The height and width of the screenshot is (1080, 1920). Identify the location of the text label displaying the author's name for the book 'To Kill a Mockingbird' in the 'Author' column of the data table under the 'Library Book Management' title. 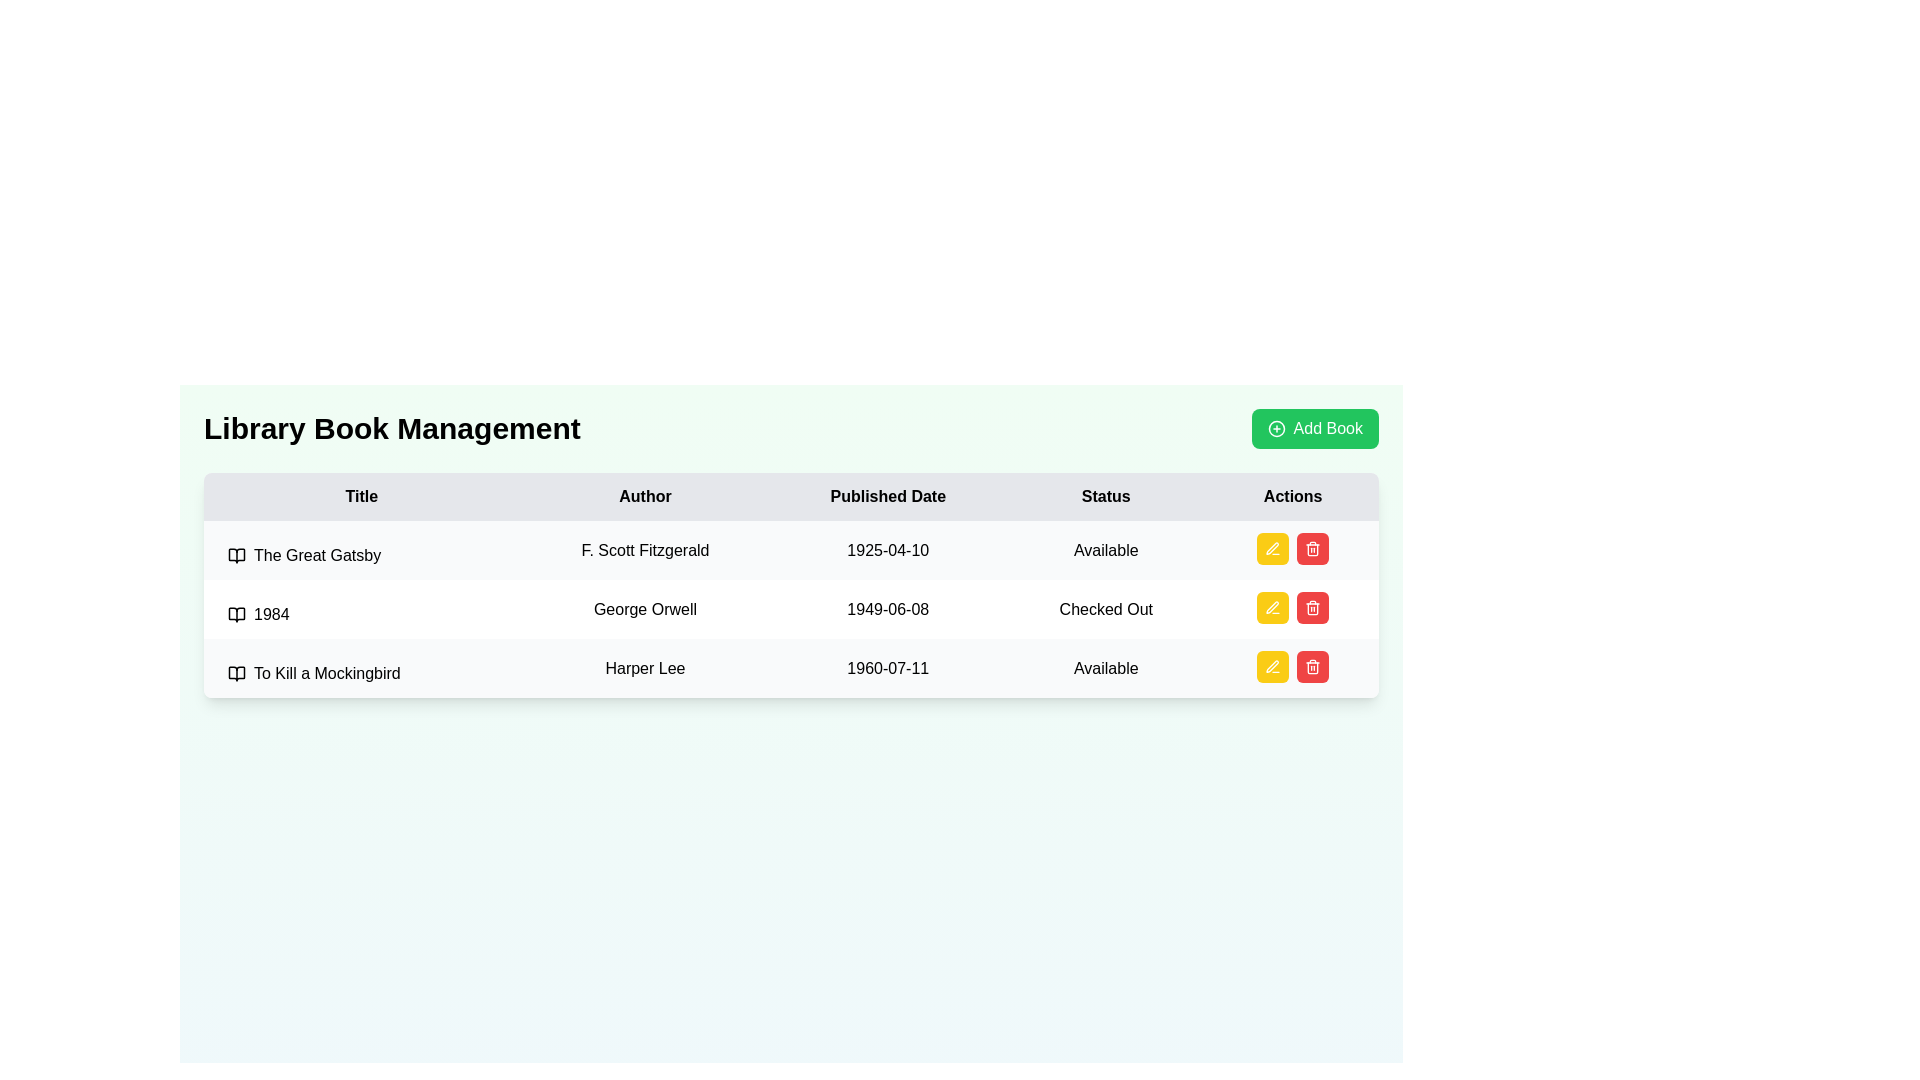
(645, 668).